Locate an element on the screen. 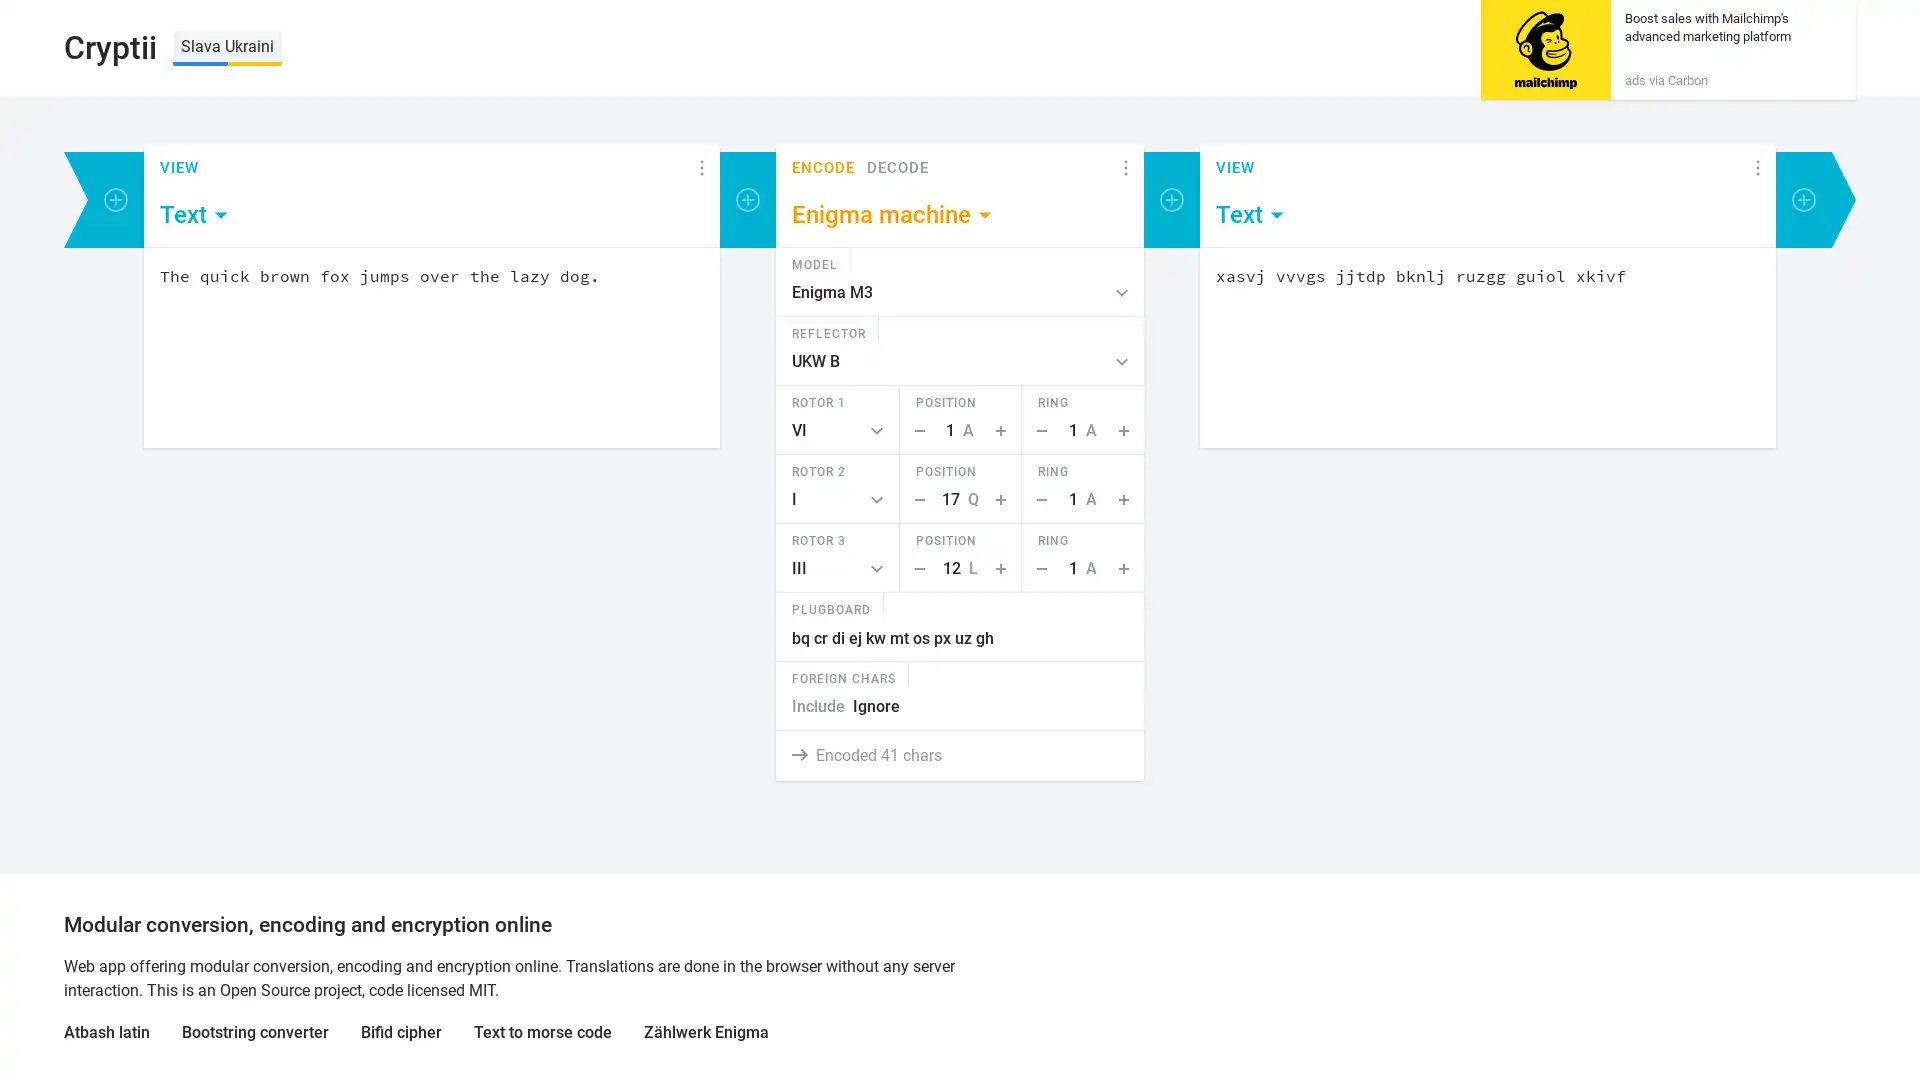 The image size is (1920, 1080). Step Down is located at coordinates (914, 430).